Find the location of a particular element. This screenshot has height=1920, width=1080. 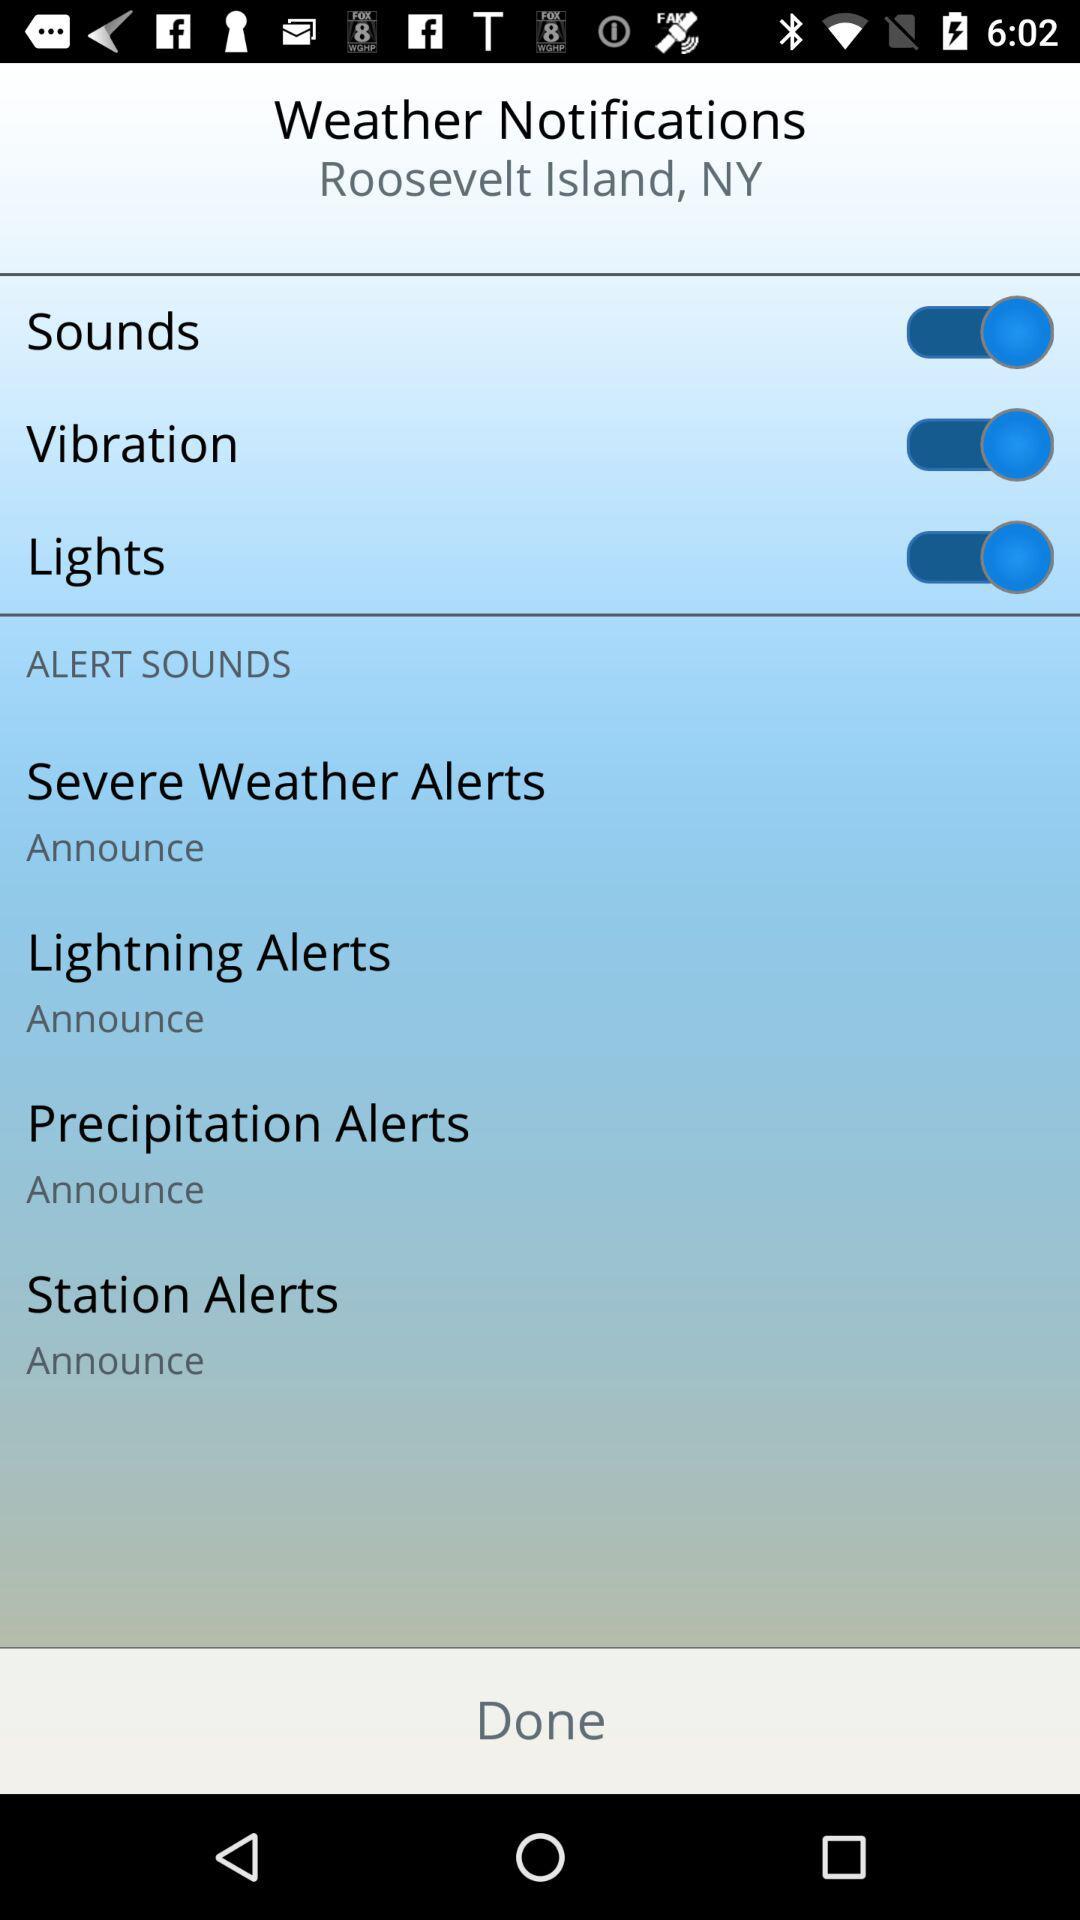

severe weather alerts icon is located at coordinates (540, 811).